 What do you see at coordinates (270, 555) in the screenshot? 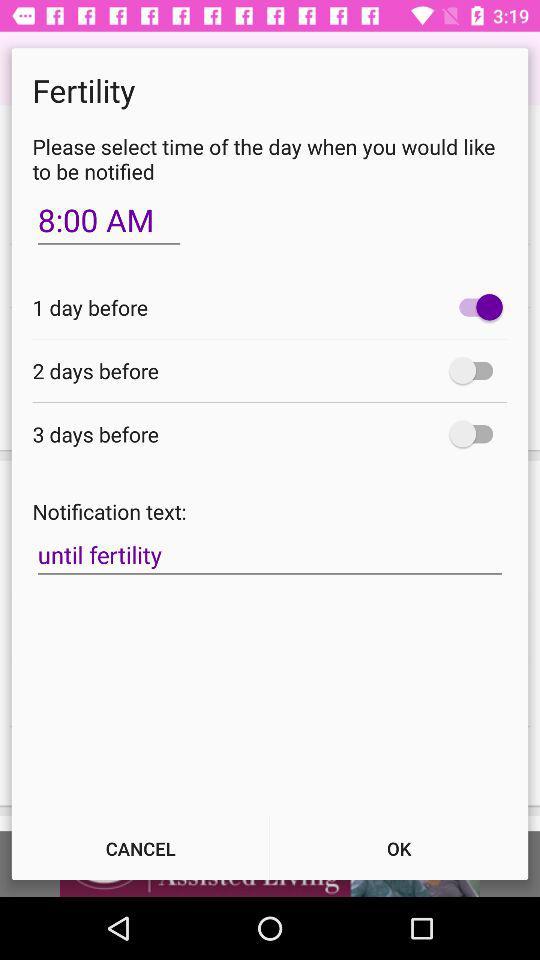
I see `icon below the notification text: icon` at bounding box center [270, 555].